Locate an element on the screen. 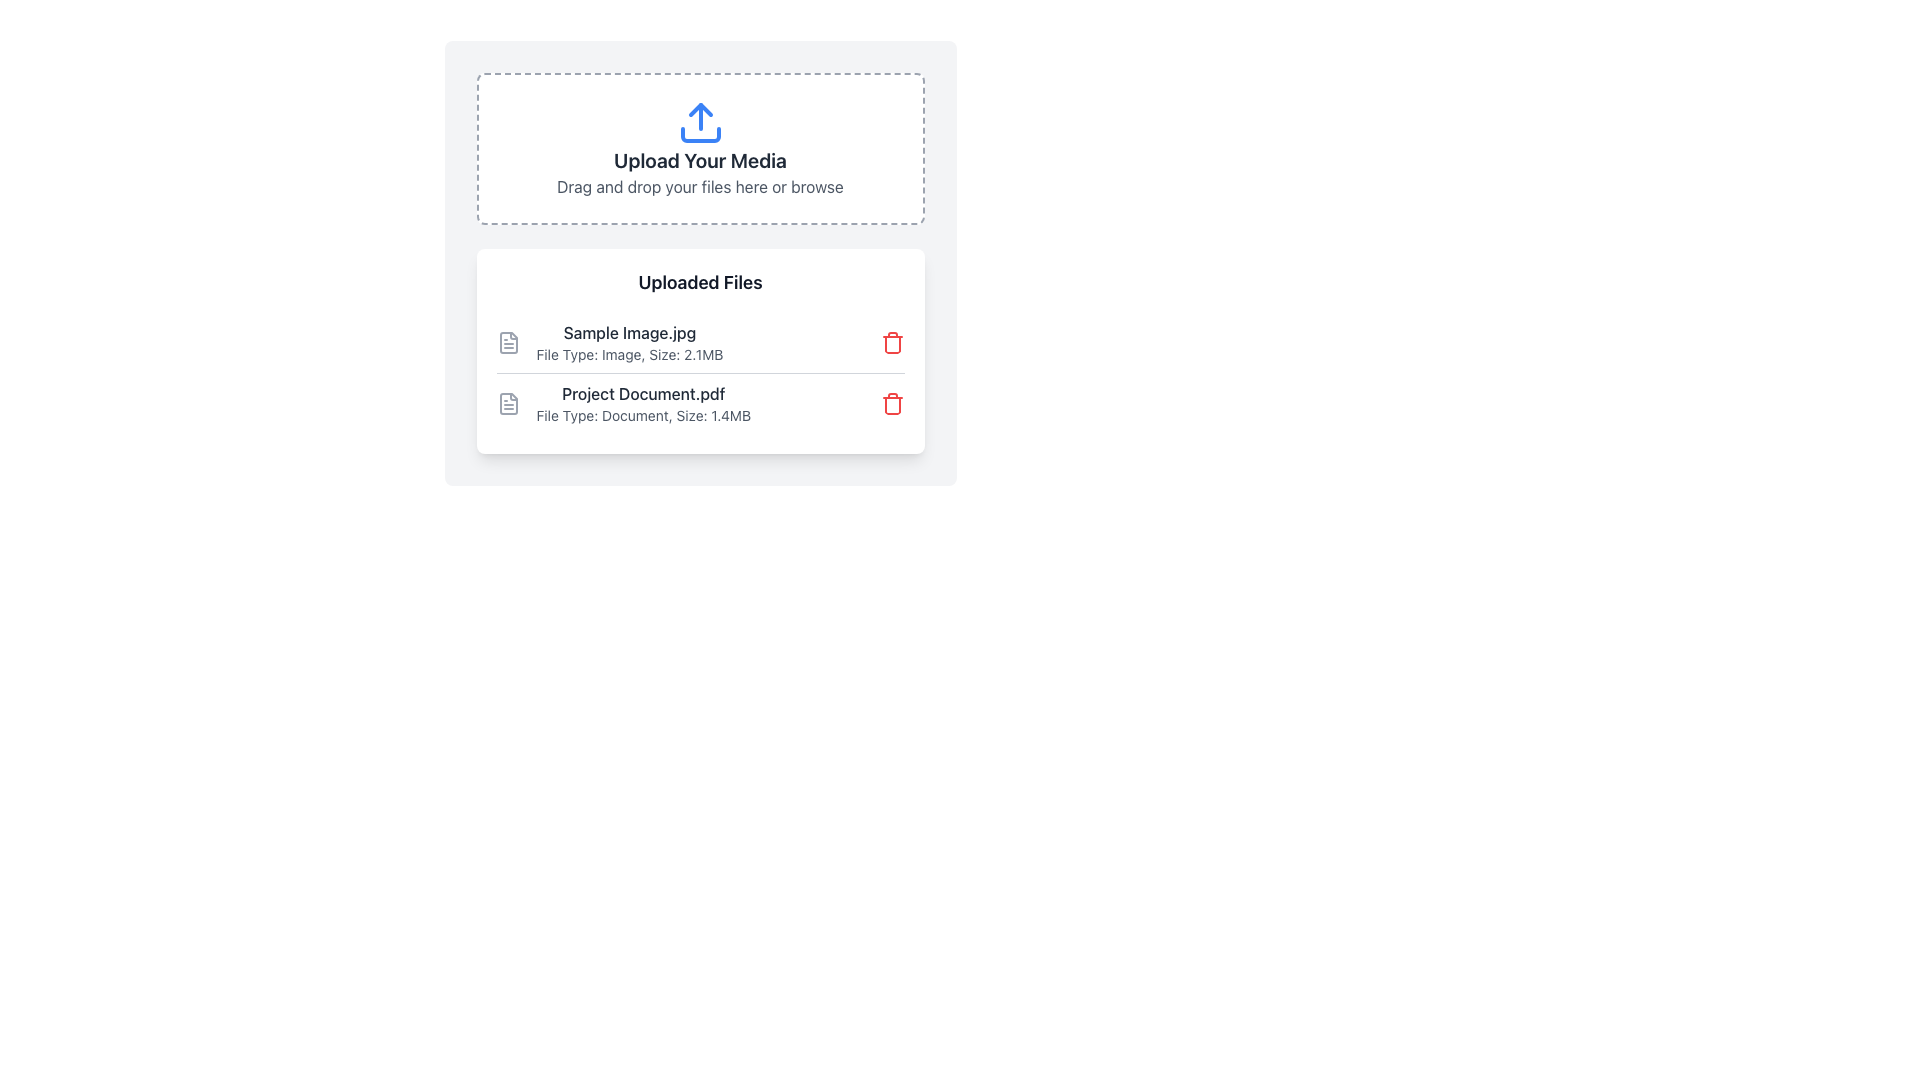 The height and width of the screenshot is (1080, 1920). the rectangular file icon with a document-like appearance located next to the title 'Project Document.pdf' in the list of uploaded files is located at coordinates (508, 404).